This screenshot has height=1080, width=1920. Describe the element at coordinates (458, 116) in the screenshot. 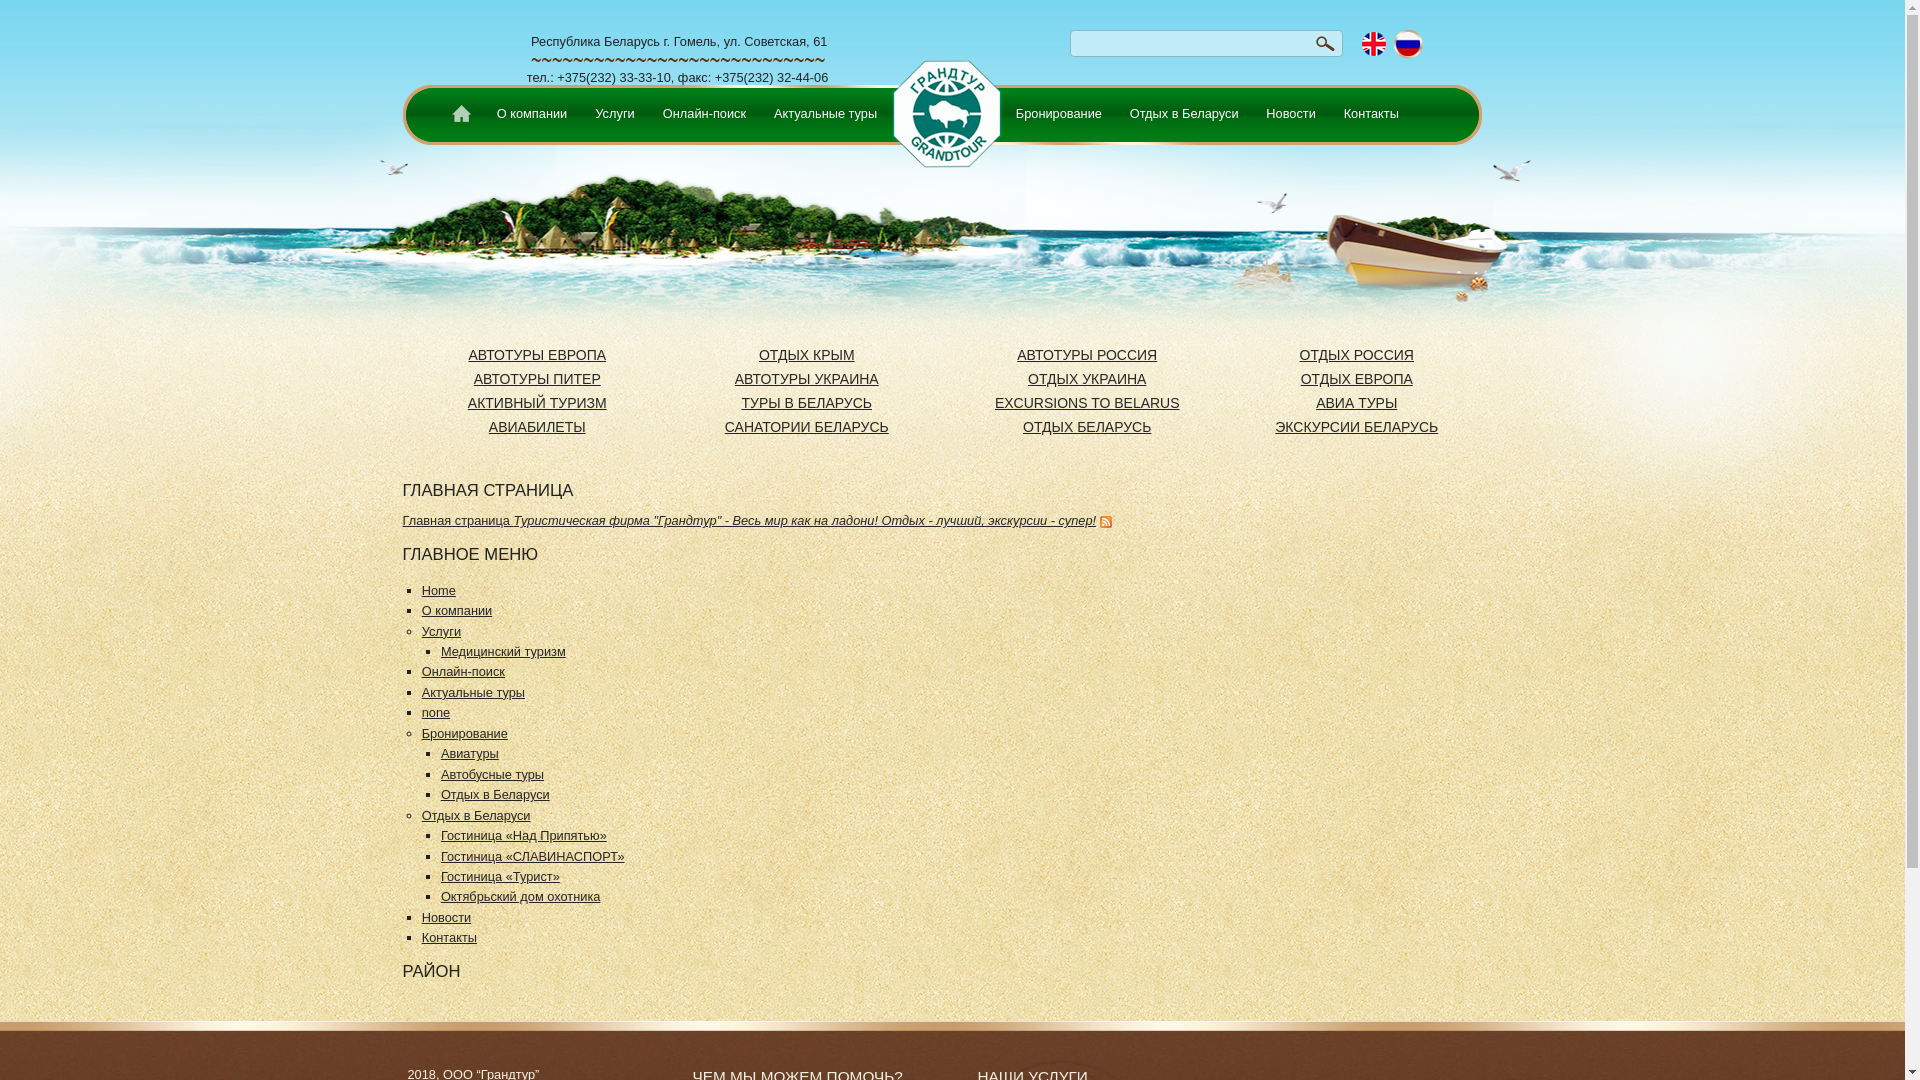

I see `'Home'` at that location.